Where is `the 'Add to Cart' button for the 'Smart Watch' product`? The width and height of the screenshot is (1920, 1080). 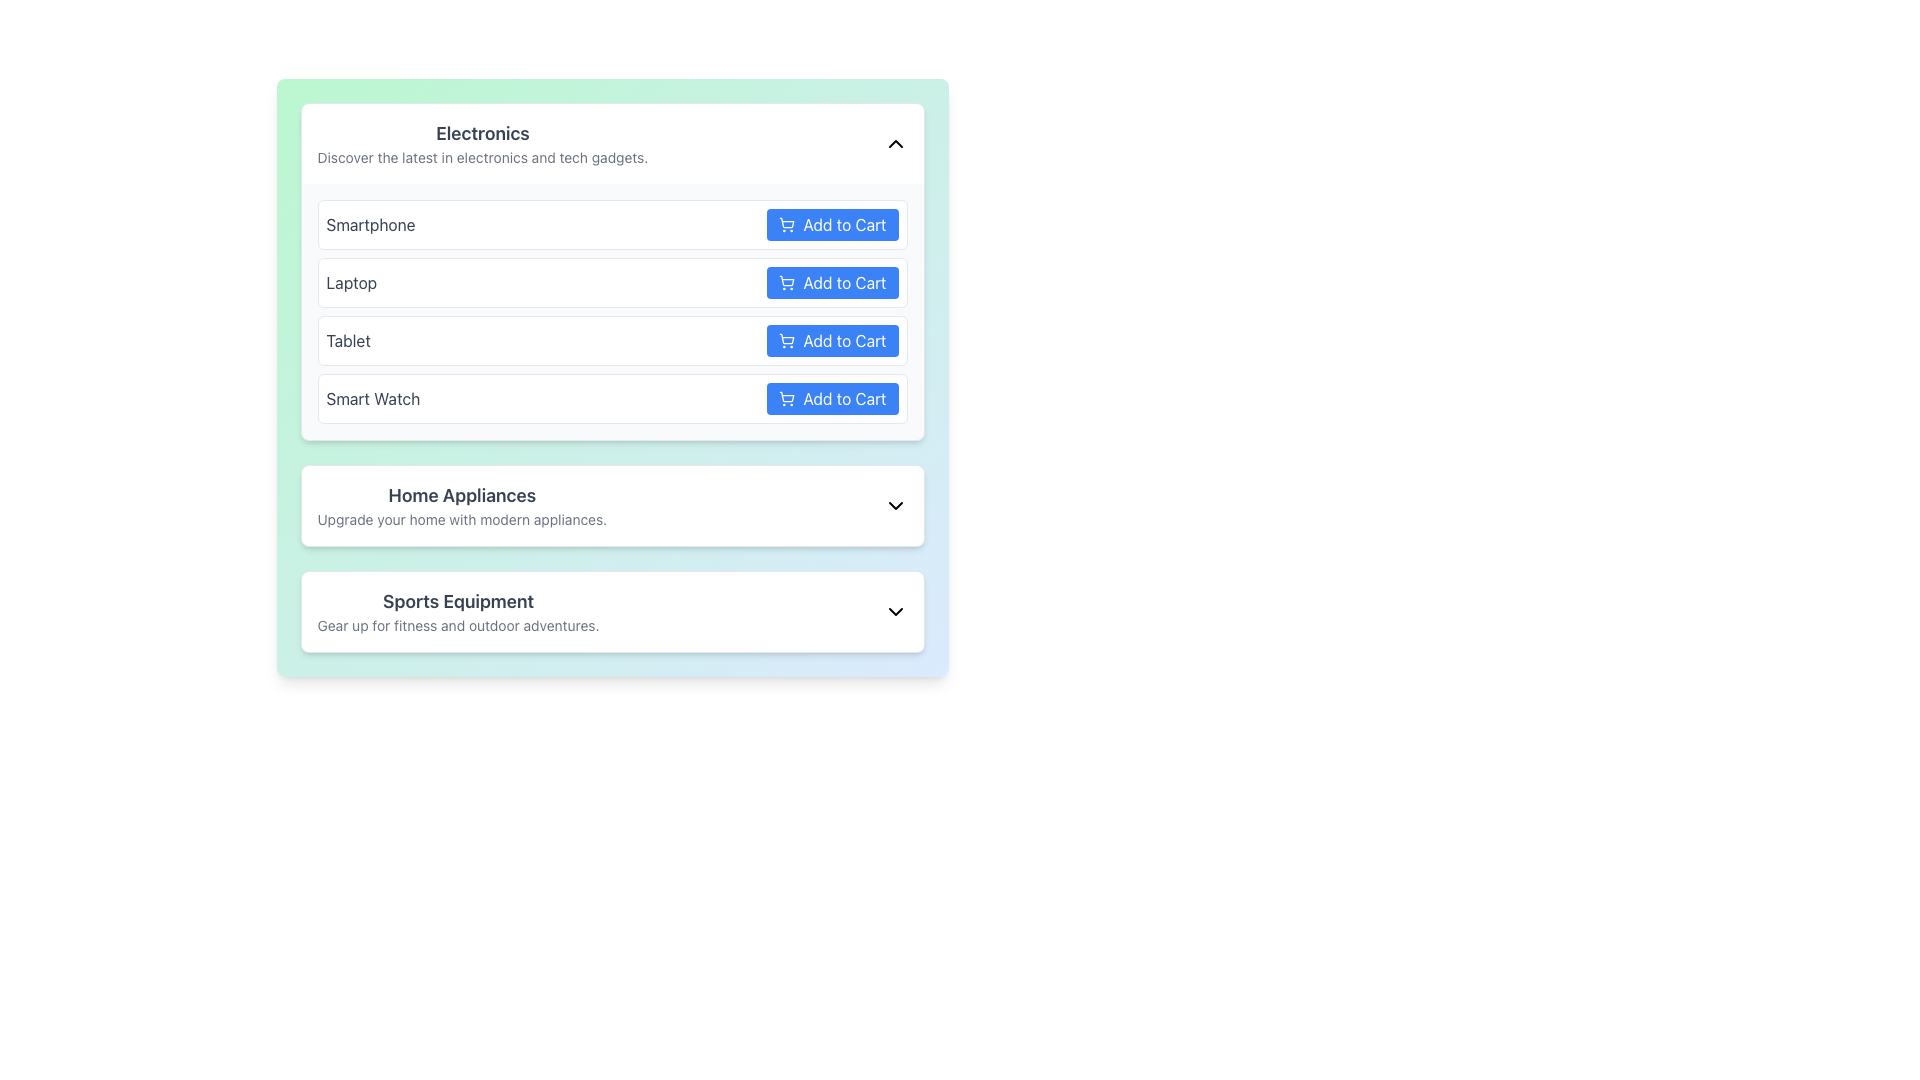
the 'Add to Cart' button for the 'Smart Watch' product is located at coordinates (832, 398).